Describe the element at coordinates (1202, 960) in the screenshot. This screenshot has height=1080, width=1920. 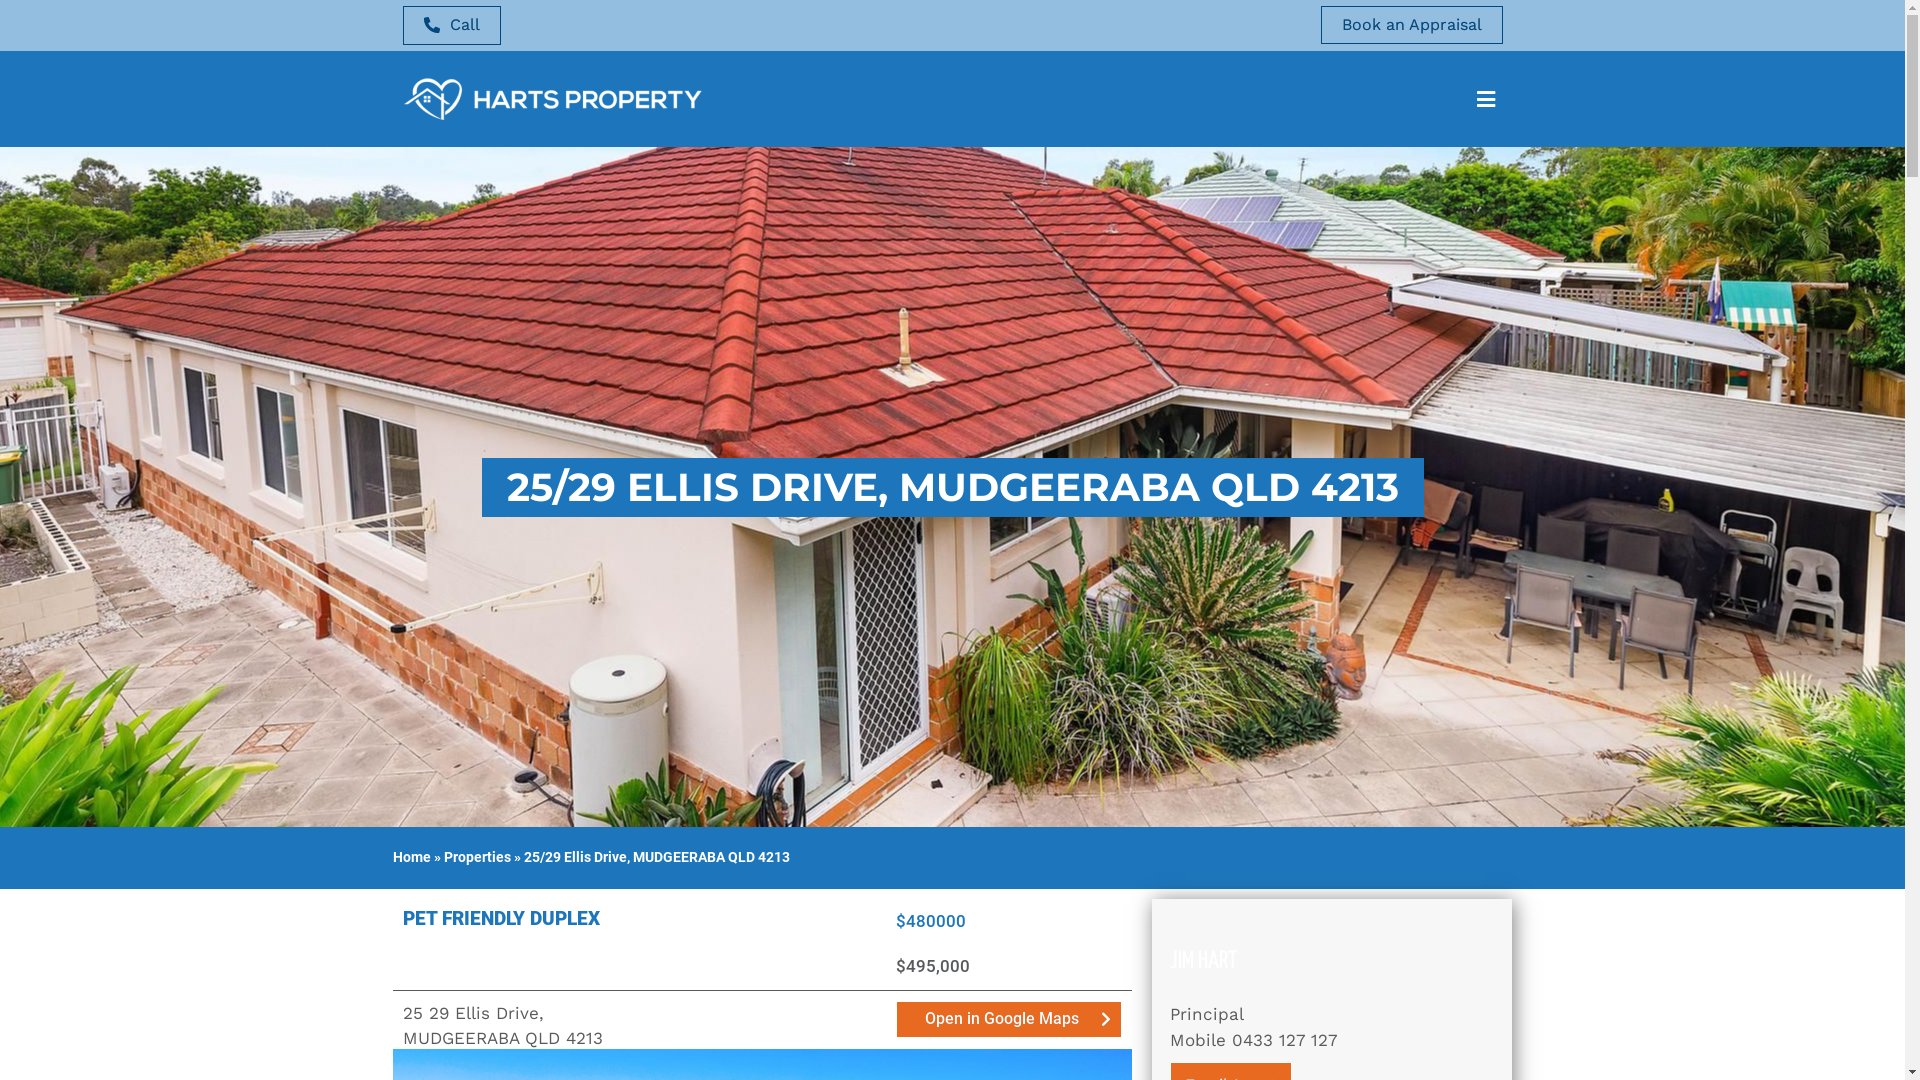
I see `'JIM HART'` at that location.